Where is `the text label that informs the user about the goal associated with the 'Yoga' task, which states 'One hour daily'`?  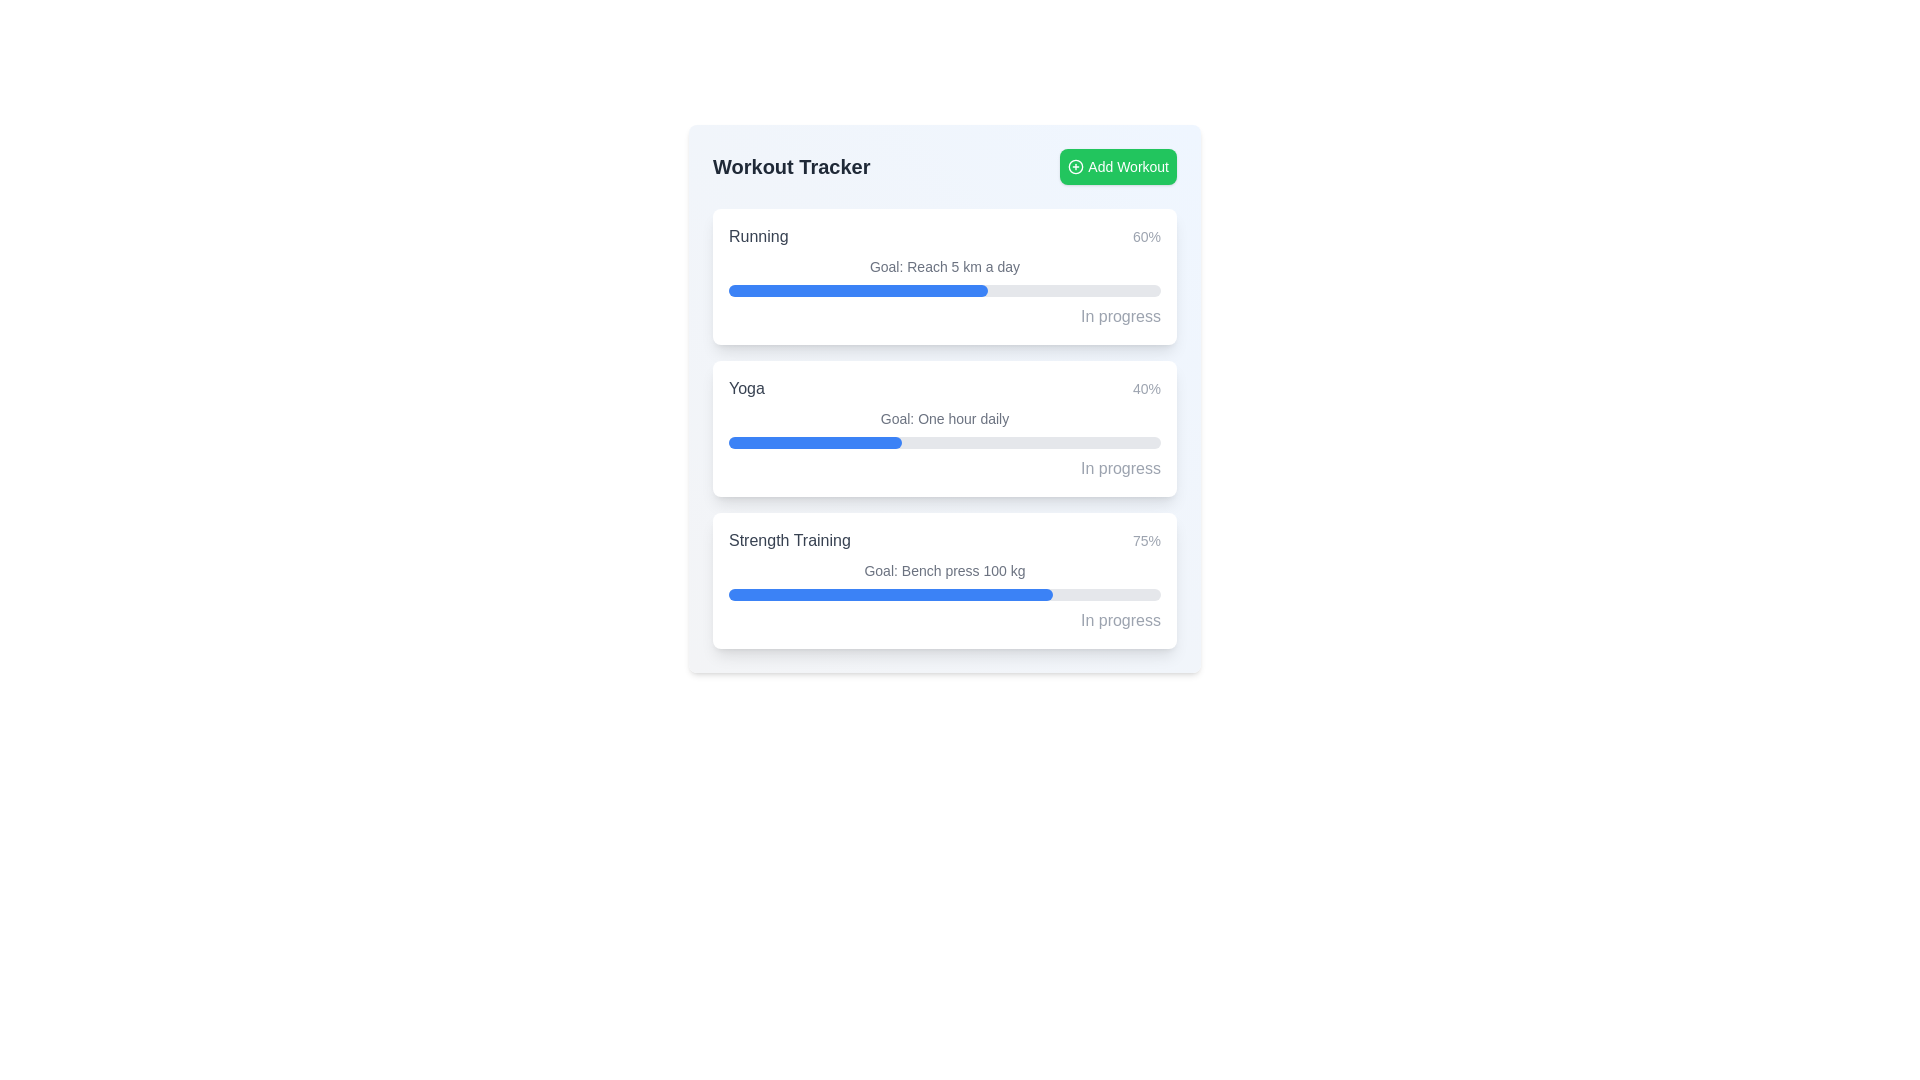 the text label that informs the user about the goal associated with the 'Yoga' task, which states 'One hour daily' is located at coordinates (944, 418).